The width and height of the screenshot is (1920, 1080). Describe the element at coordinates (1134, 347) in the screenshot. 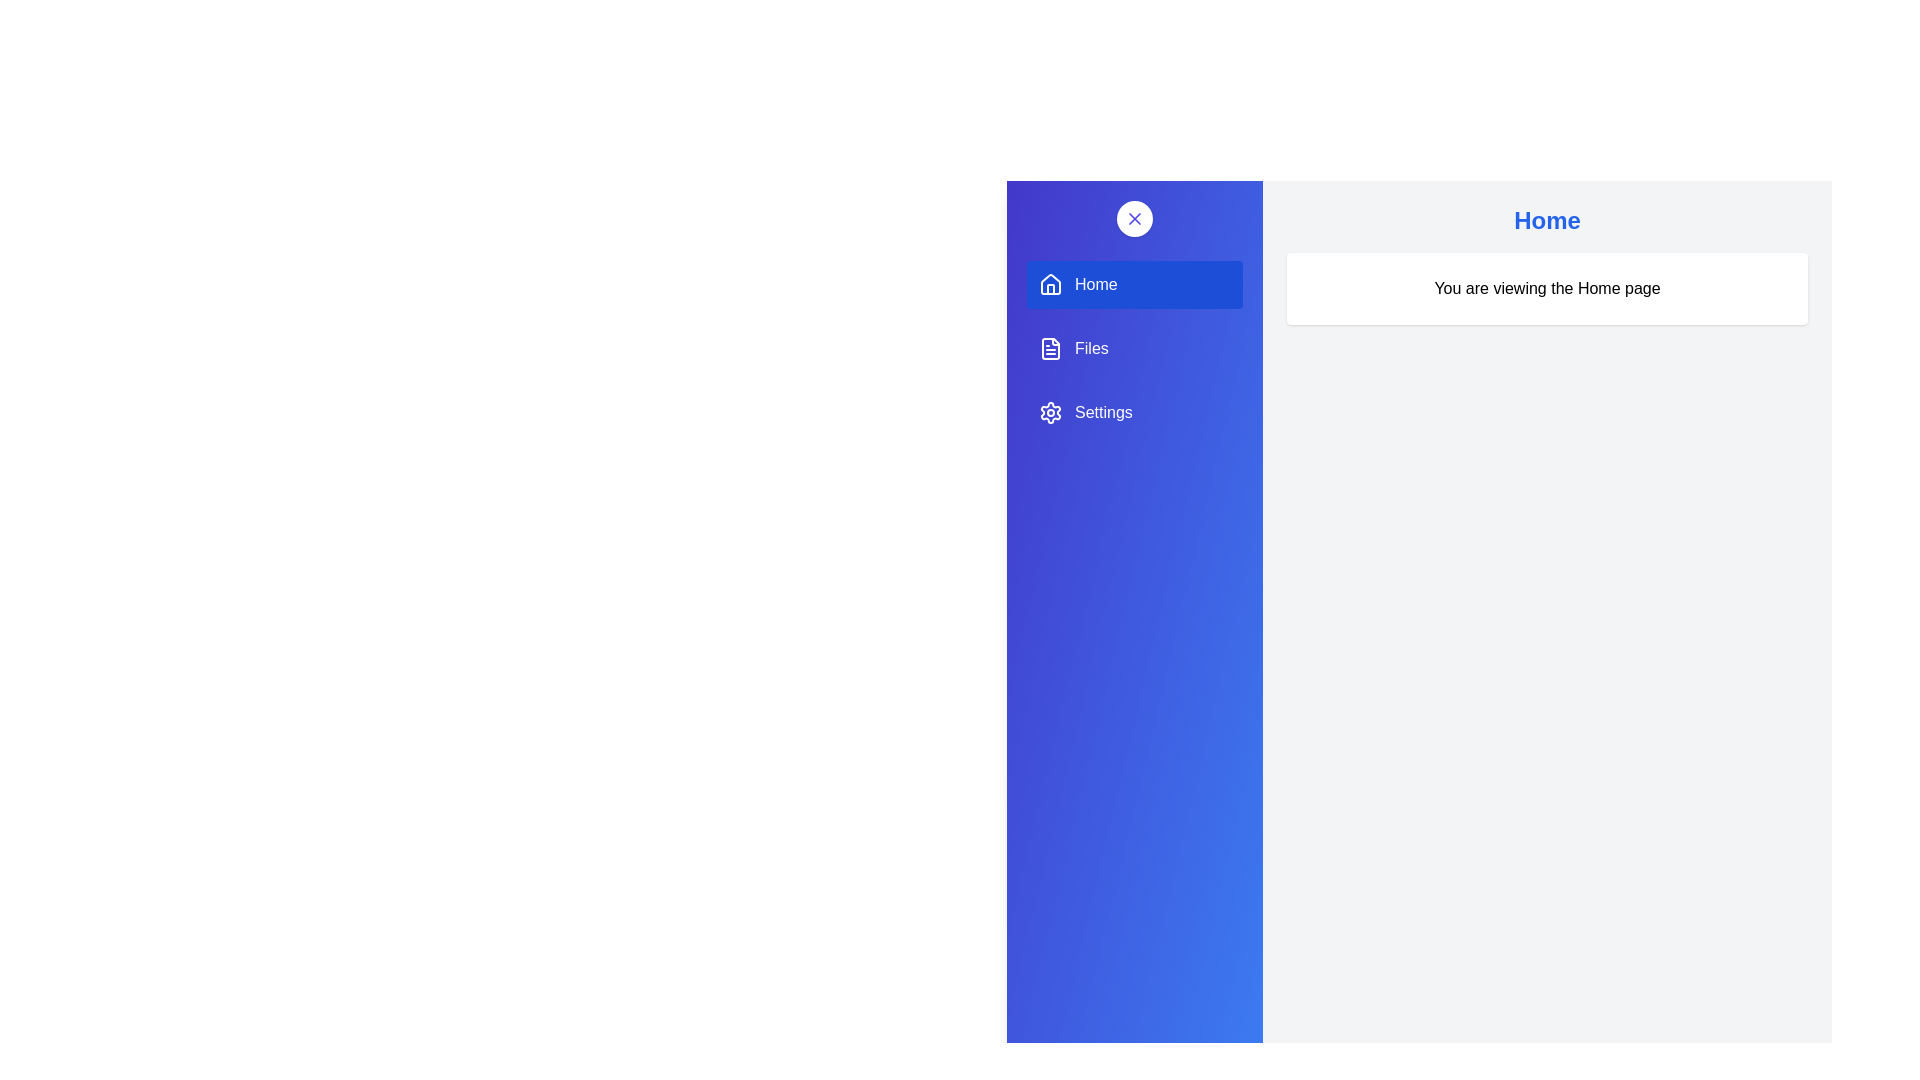

I see `the menu item Files to observe its hover effect` at that location.